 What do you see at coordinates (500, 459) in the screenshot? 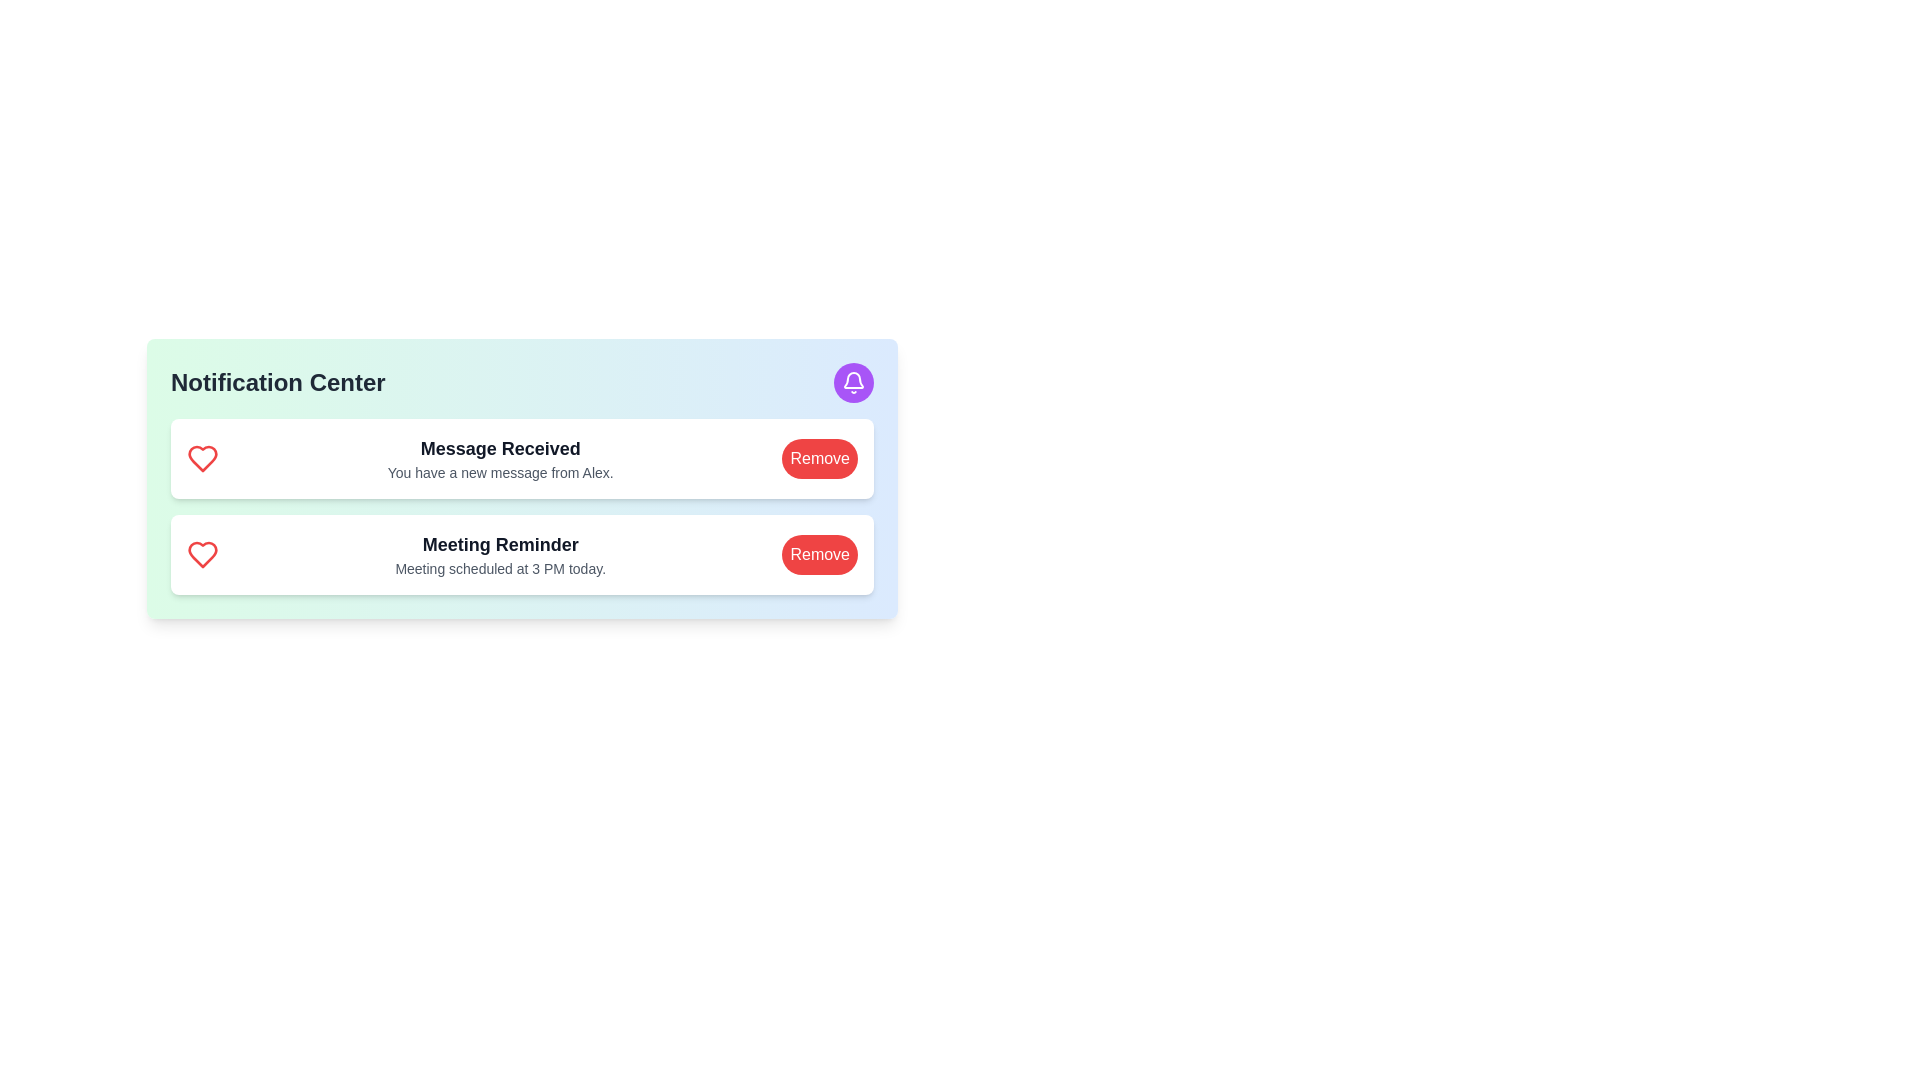
I see `the static text block that notifies the user about a new message, located at the center of the first notification block` at bounding box center [500, 459].